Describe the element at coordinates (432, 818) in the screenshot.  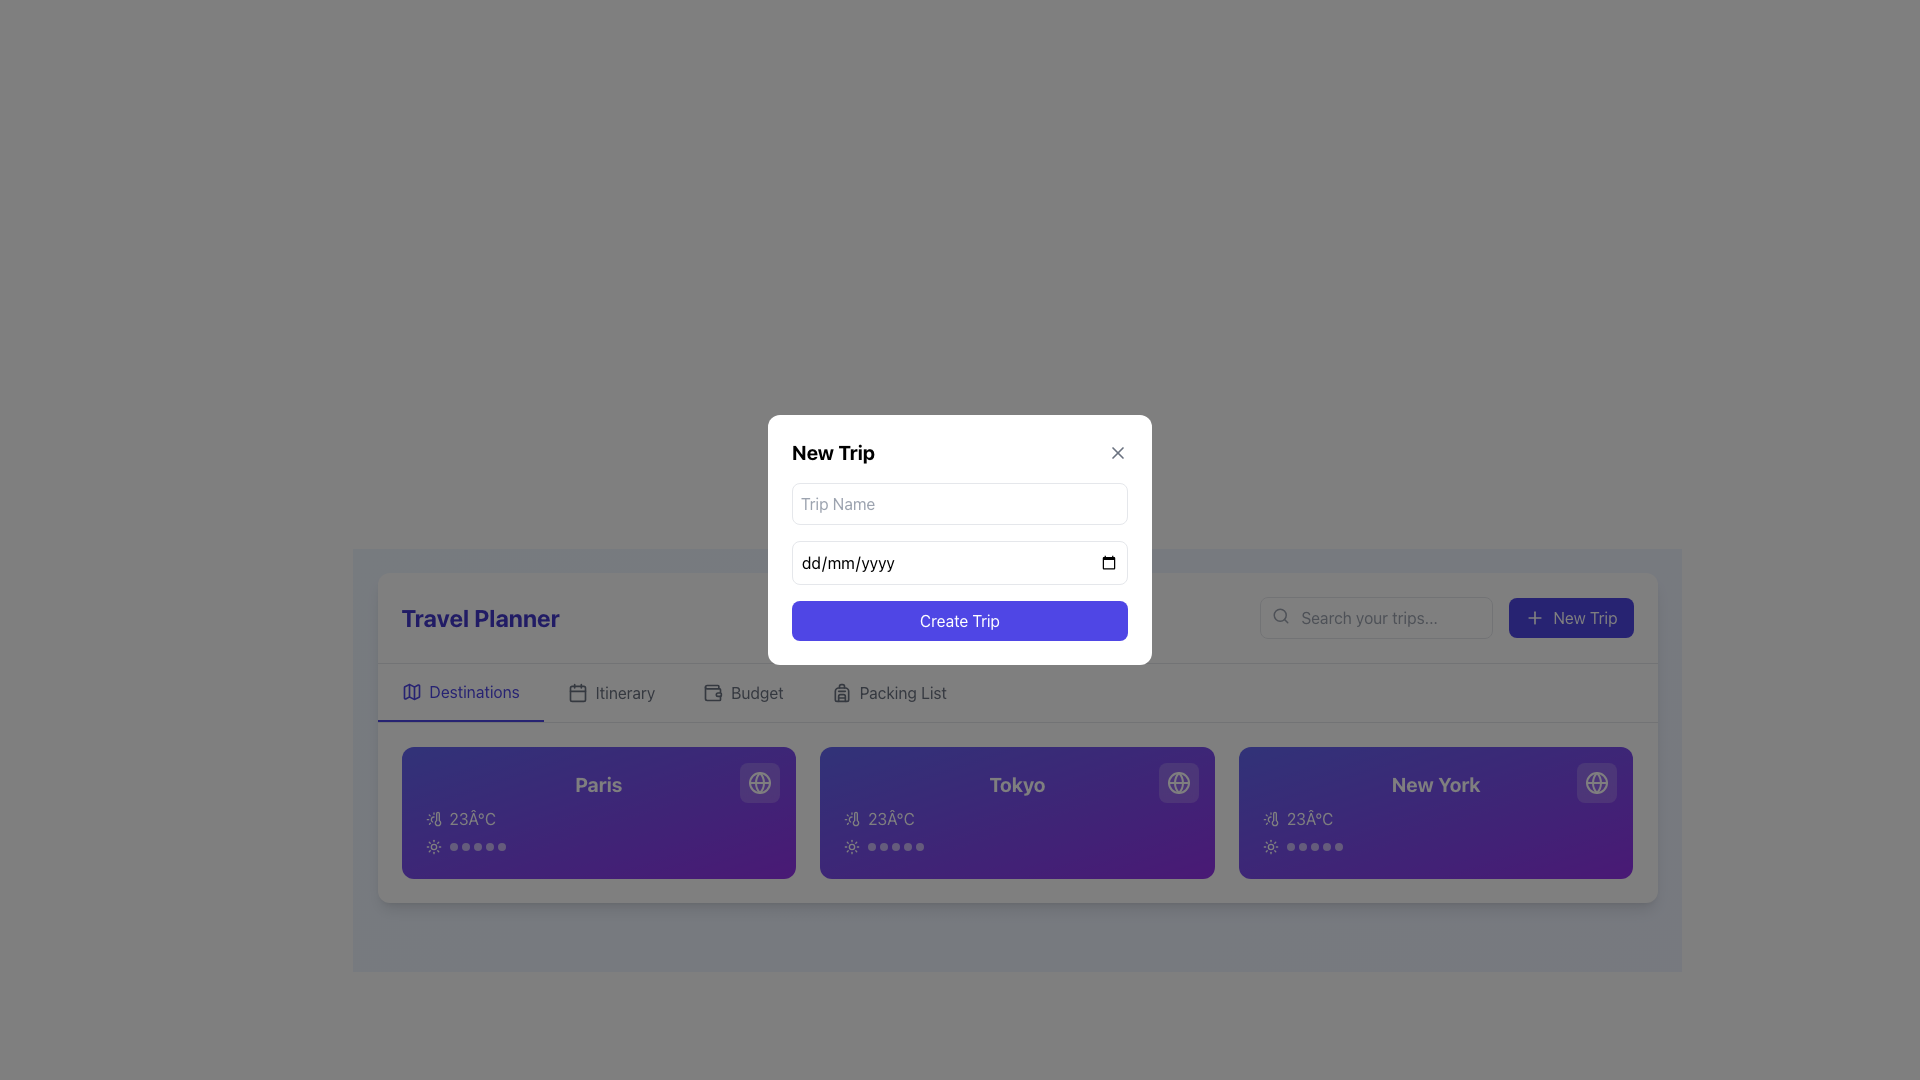
I see `the sun and thermometer icon, which is styled in an outlined fashion and positioned to the left of the '23°C' temperature indication within the card element for the 'Paris' destination` at that location.